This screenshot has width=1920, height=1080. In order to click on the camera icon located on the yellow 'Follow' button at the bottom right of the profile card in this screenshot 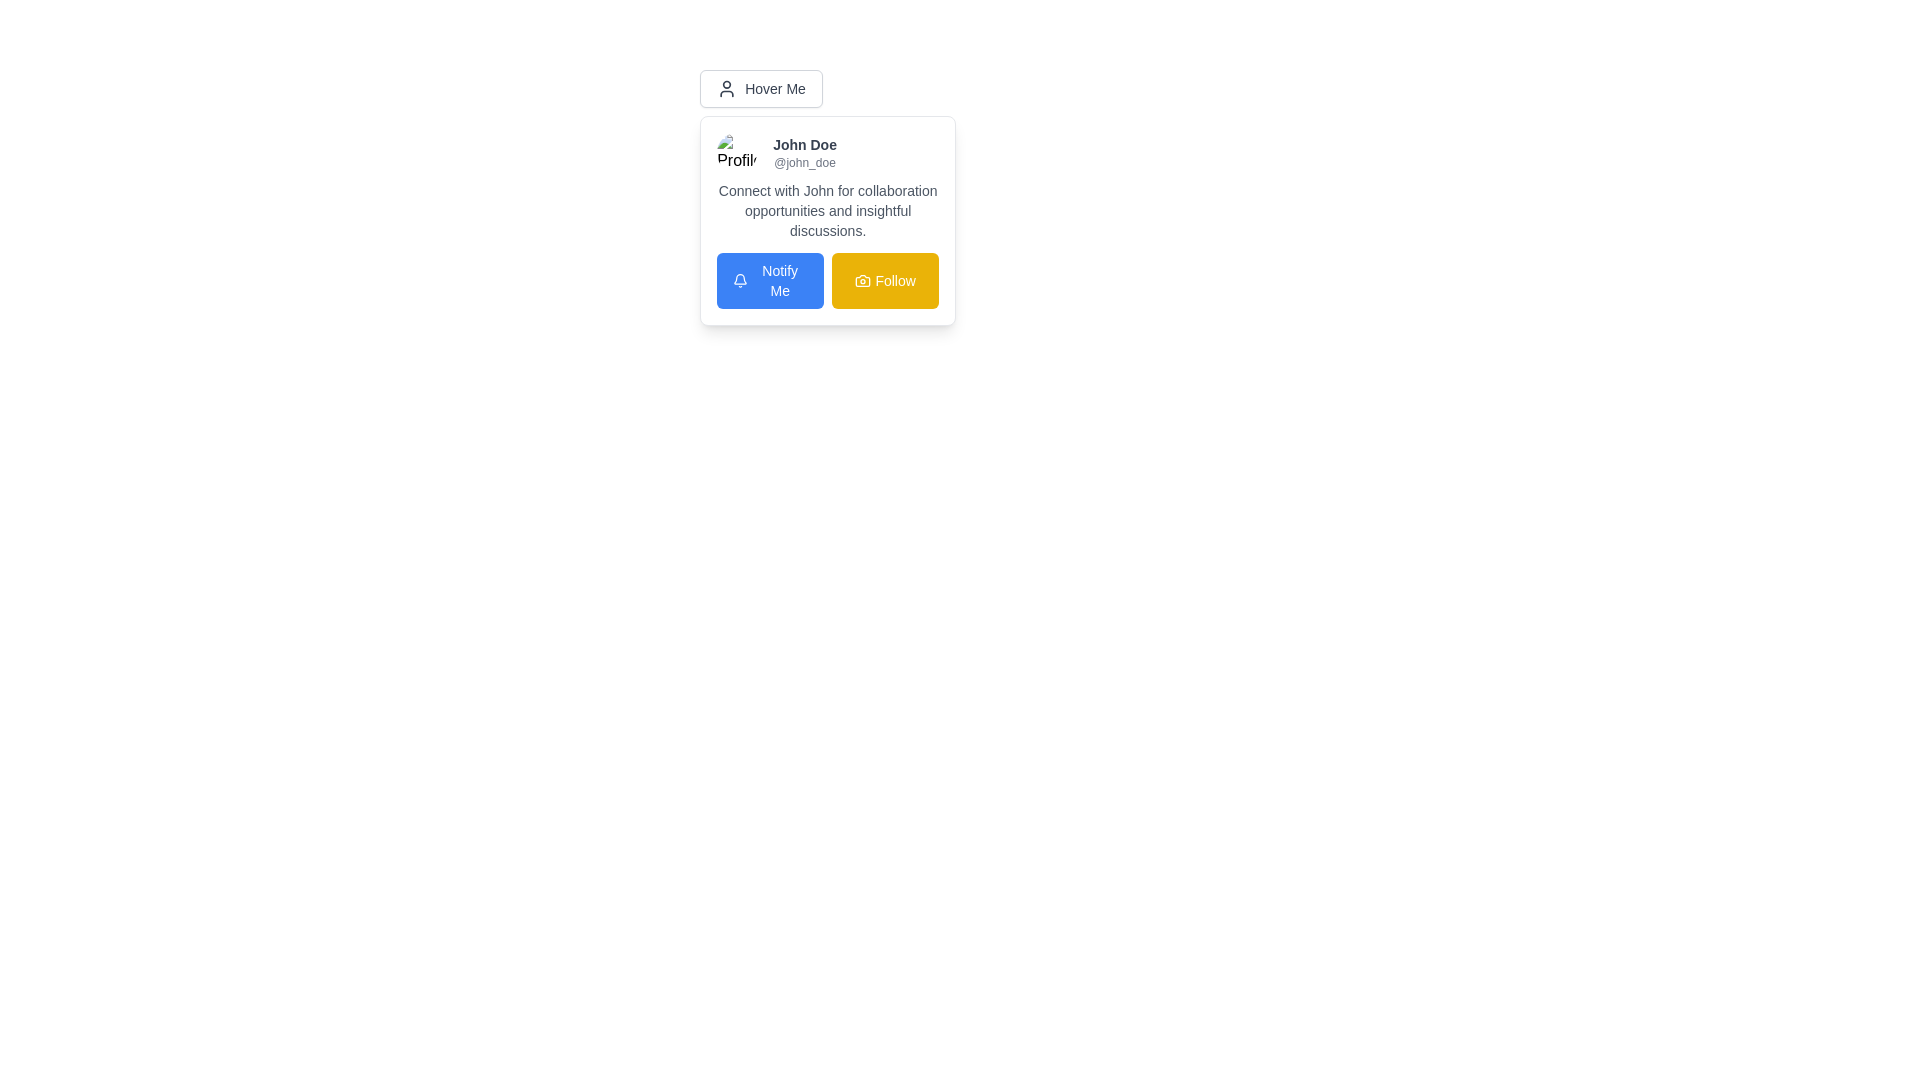, I will do `click(863, 281)`.